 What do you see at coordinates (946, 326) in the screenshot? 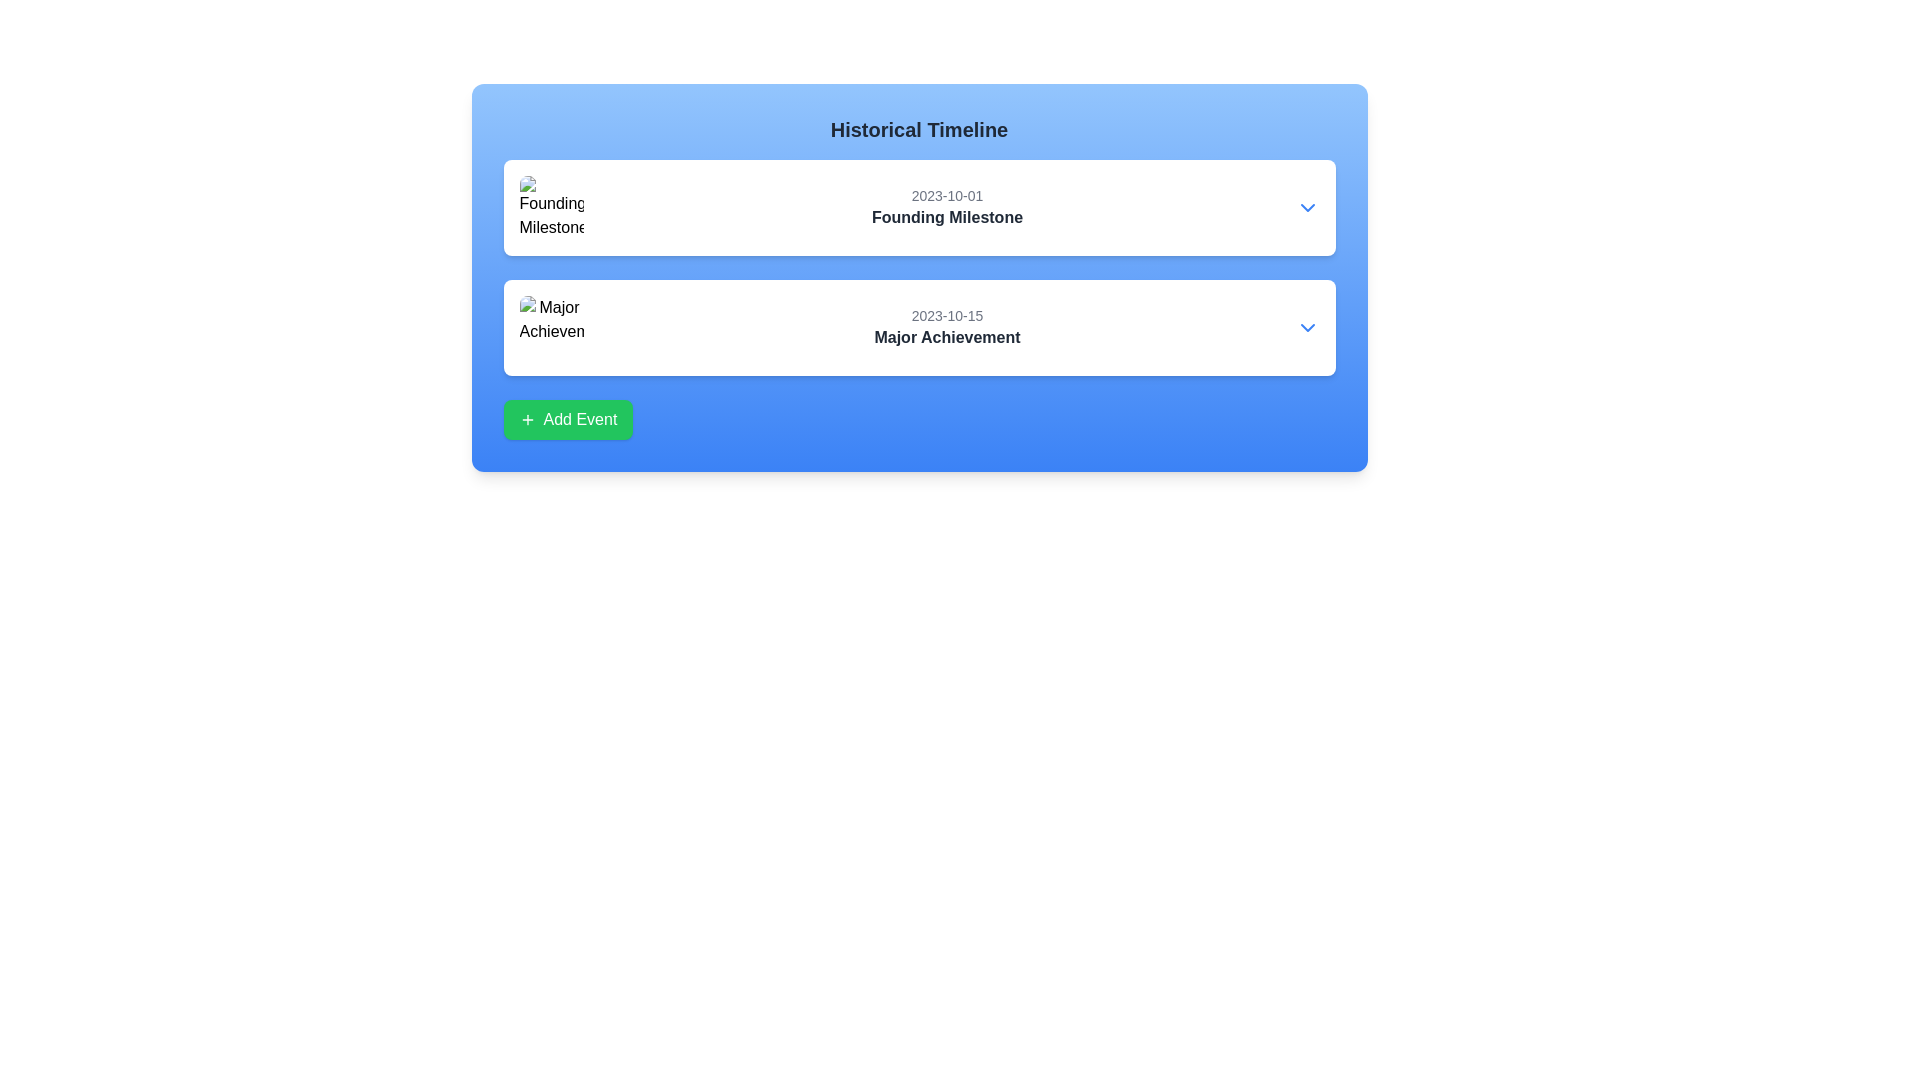
I see `the text block containing the title 'Major Achievement' and subtitle '2023-10-15'` at bounding box center [946, 326].